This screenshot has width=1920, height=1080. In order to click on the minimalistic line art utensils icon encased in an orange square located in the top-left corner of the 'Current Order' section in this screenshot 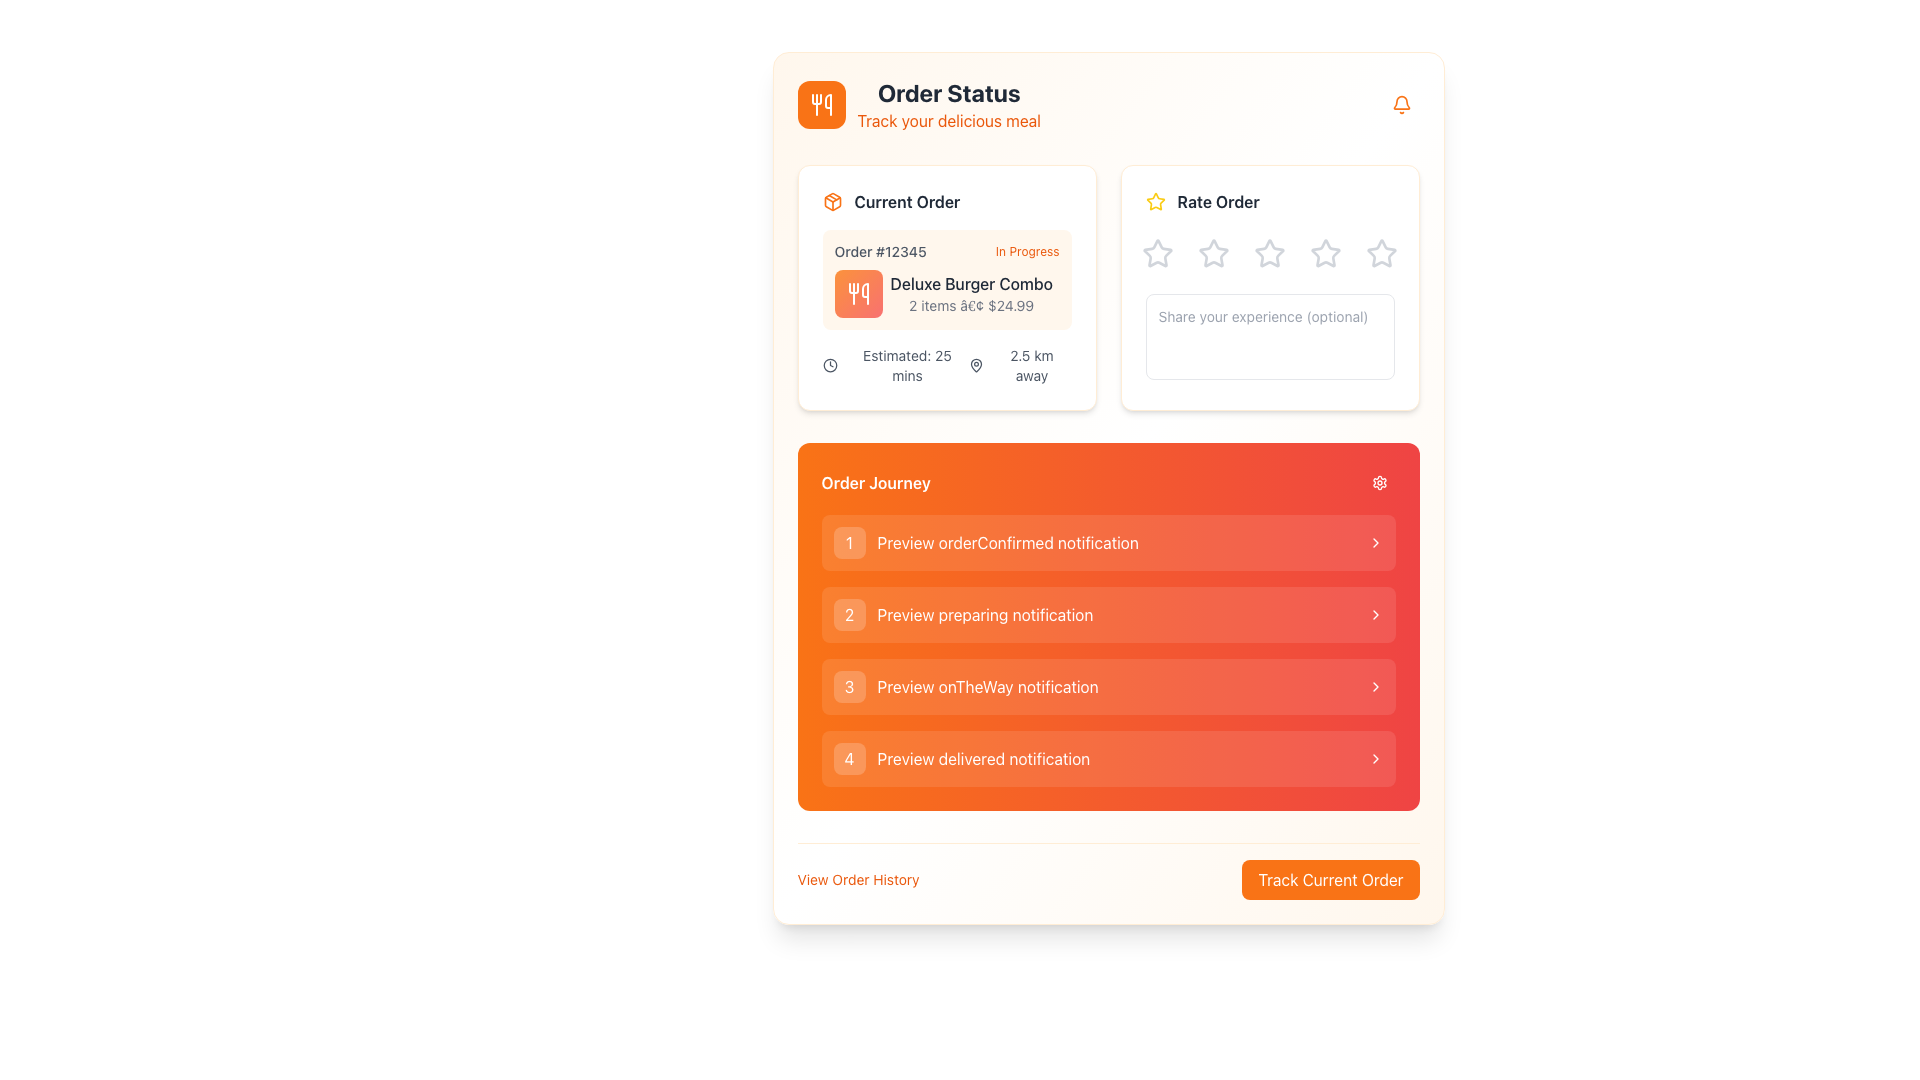, I will do `click(821, 104)`.